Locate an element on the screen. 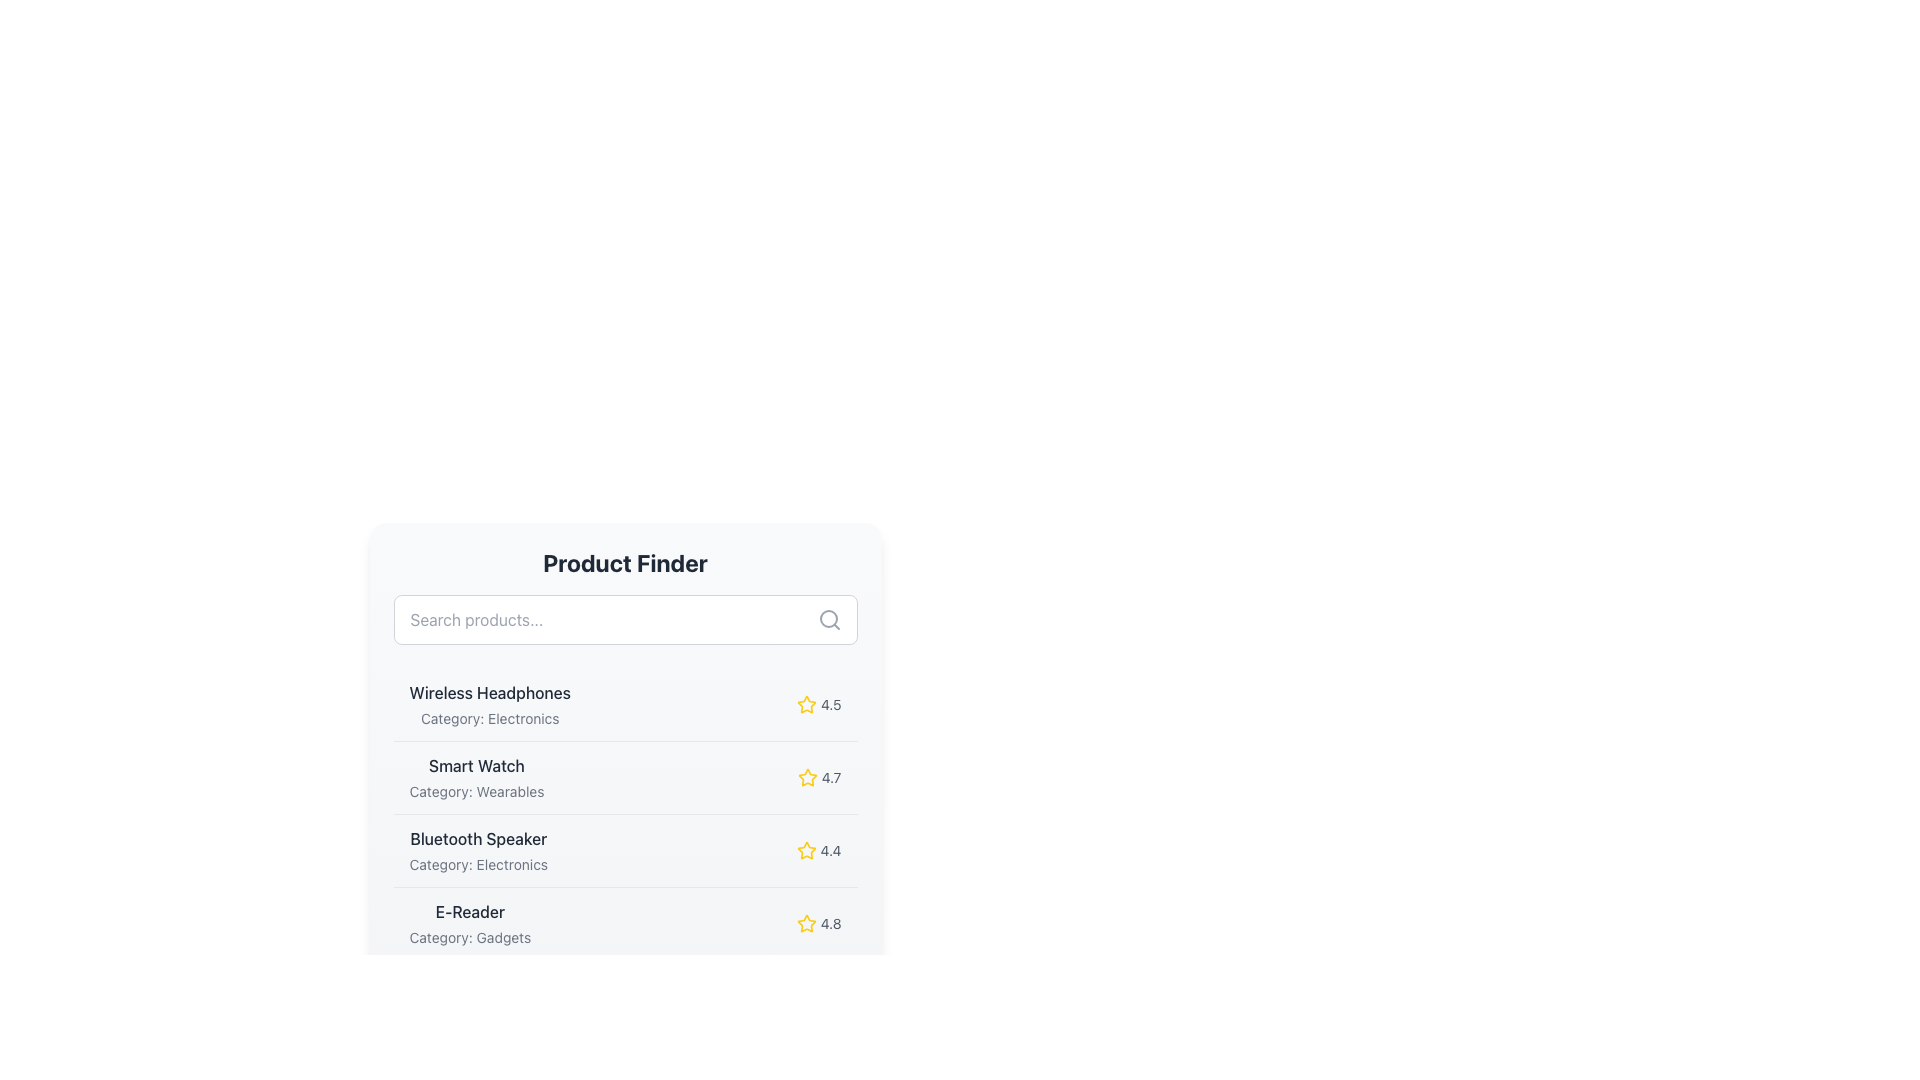 Image resolution: width=1920 pixels, height=1080 pixels. the text label displaying 'Wireless Headphones', which is styled with medium font weight and dark gray color, located in the top-left section of the product list is located at coordinates (490, 692).